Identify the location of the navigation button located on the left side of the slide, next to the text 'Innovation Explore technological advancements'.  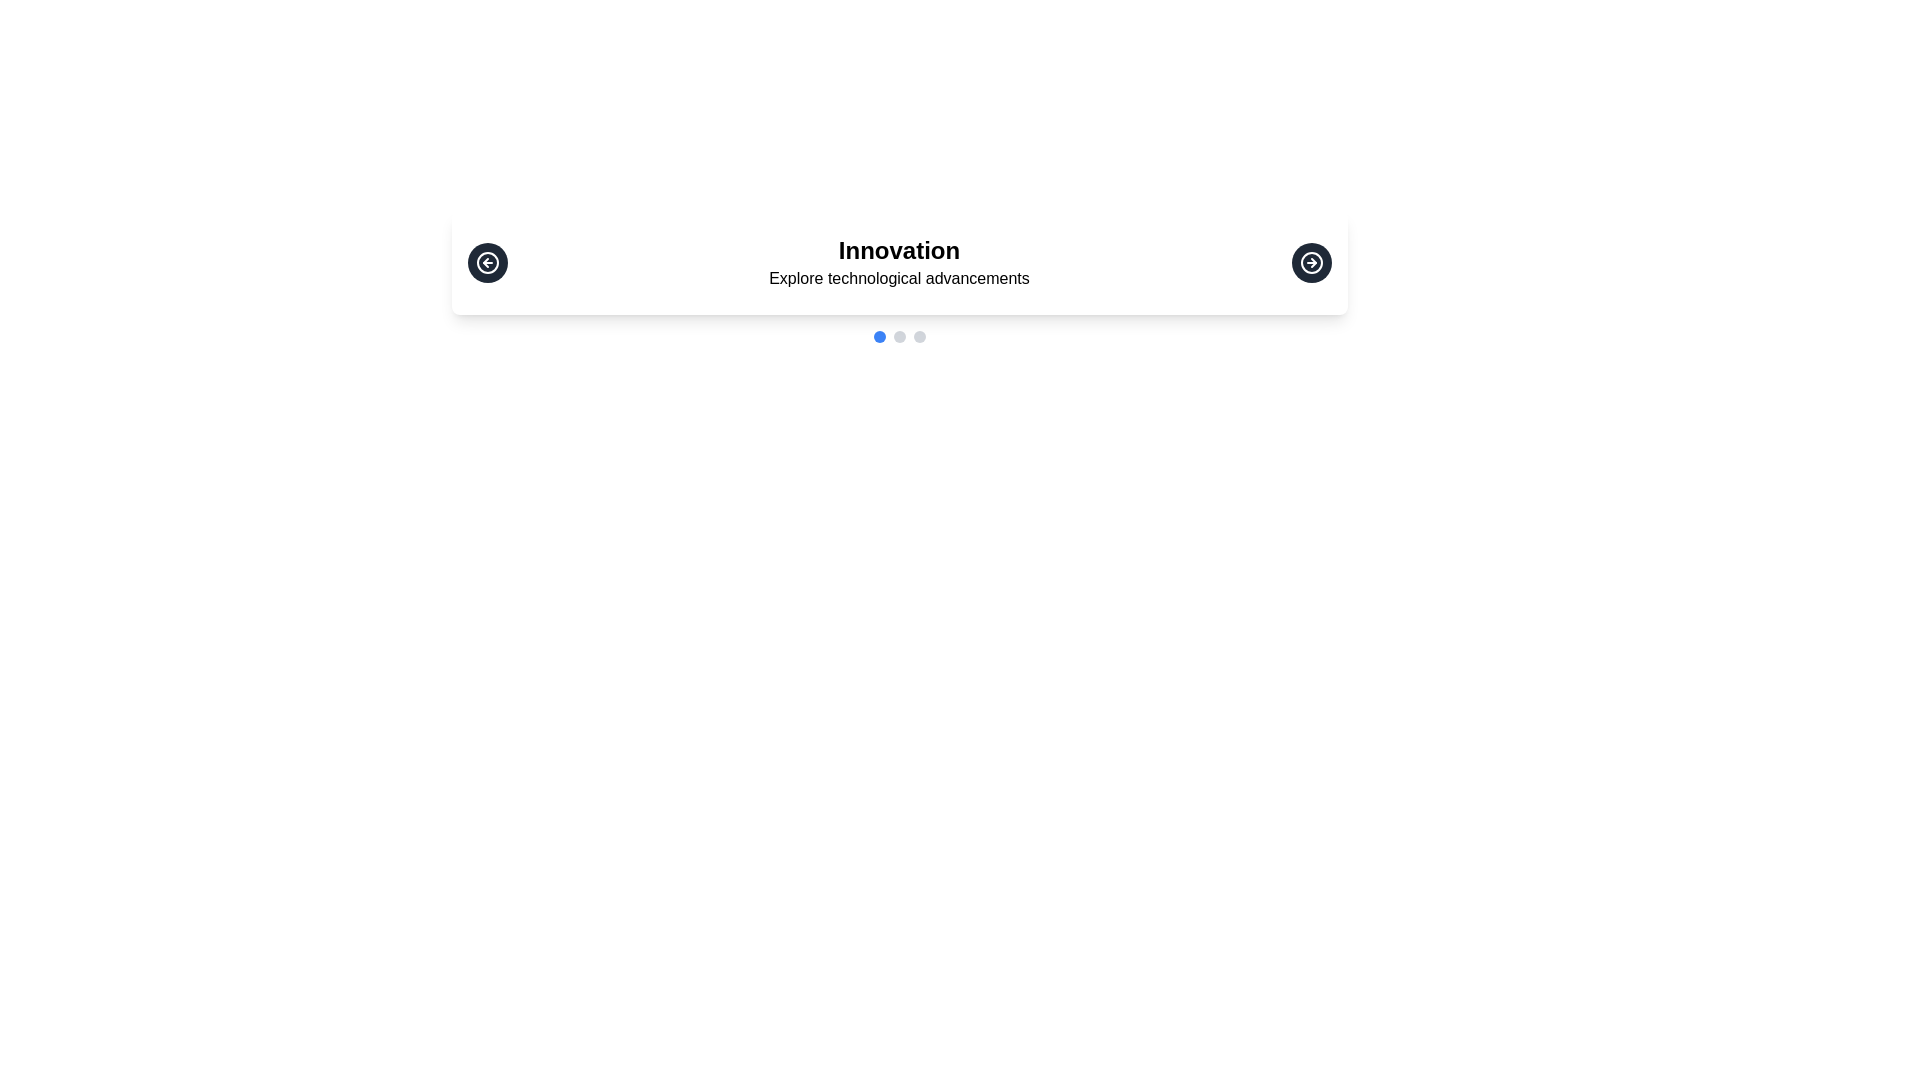
(487, 261).